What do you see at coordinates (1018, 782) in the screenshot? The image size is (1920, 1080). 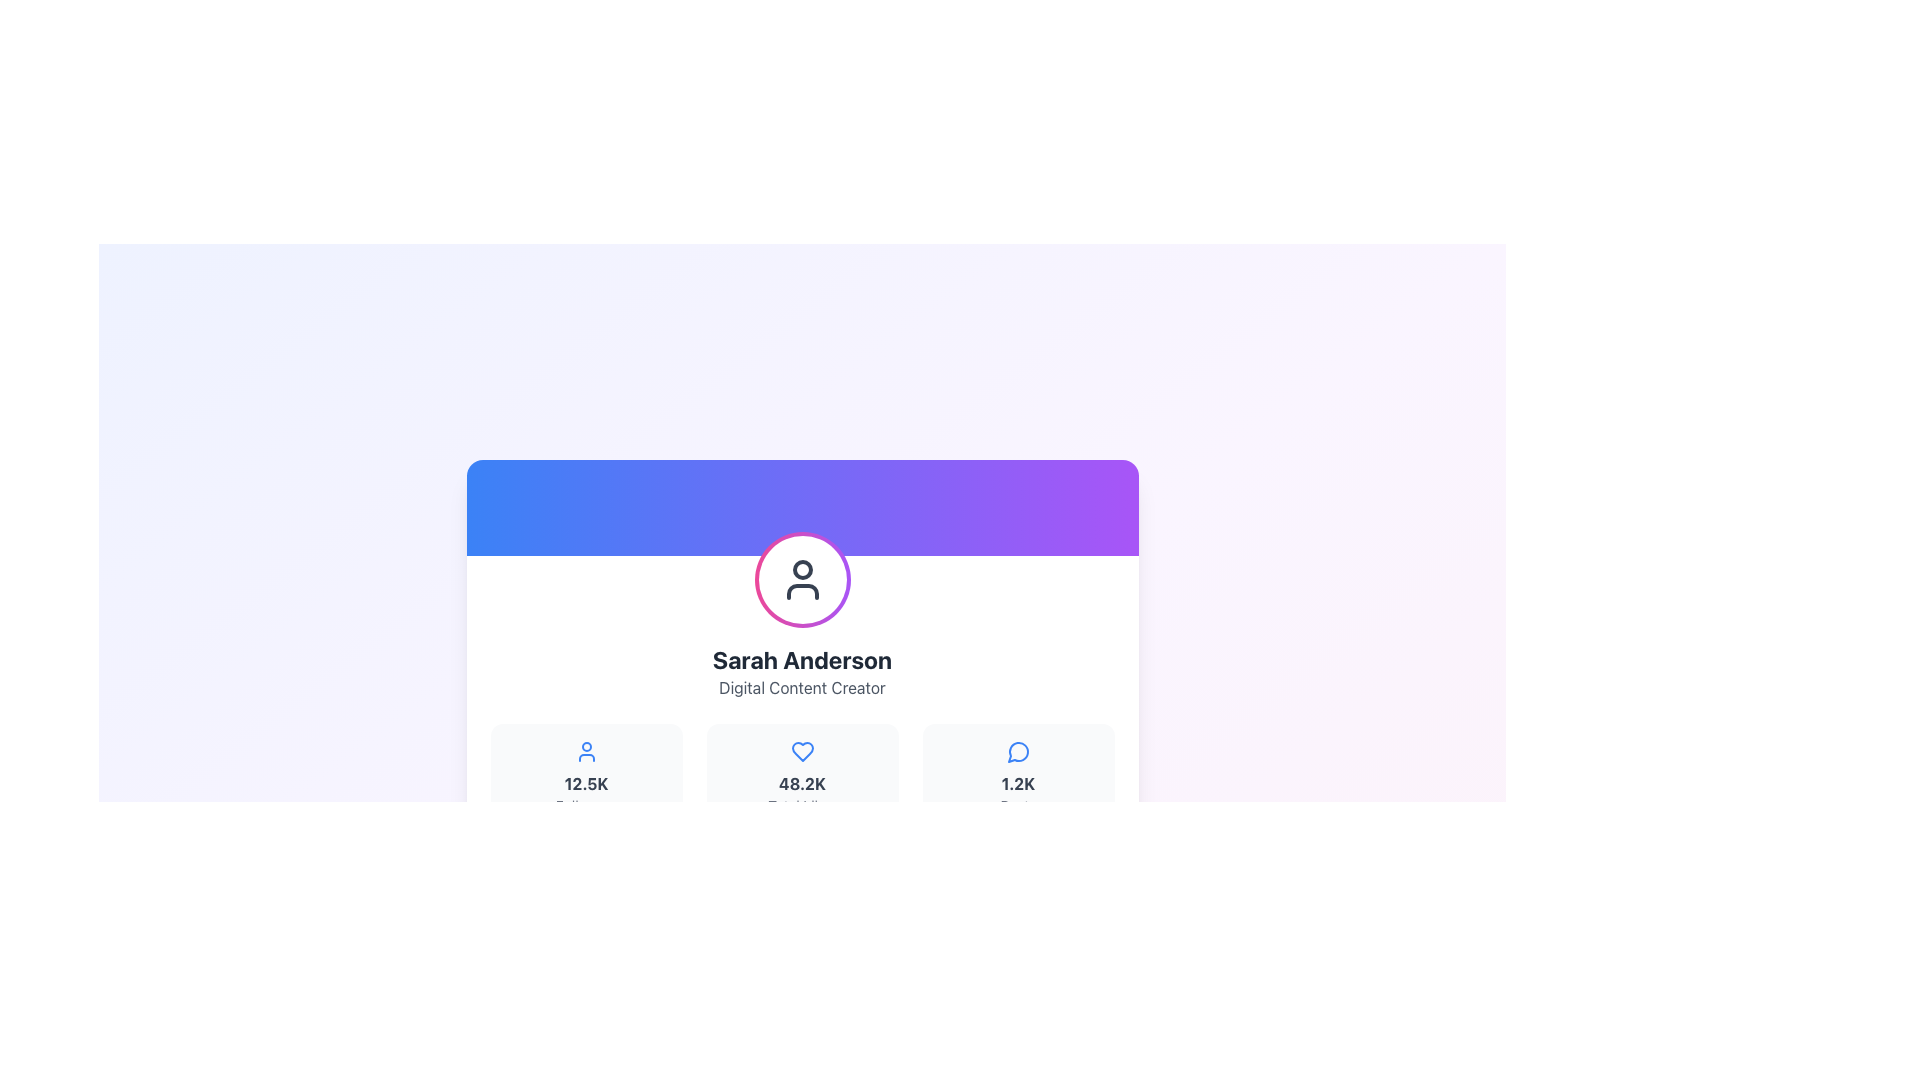 I see `the text label displaying '1.2K' in bold gray font, which is positioned above the 'Posts' label within the card-like component` at bounding box center [1018, 782].